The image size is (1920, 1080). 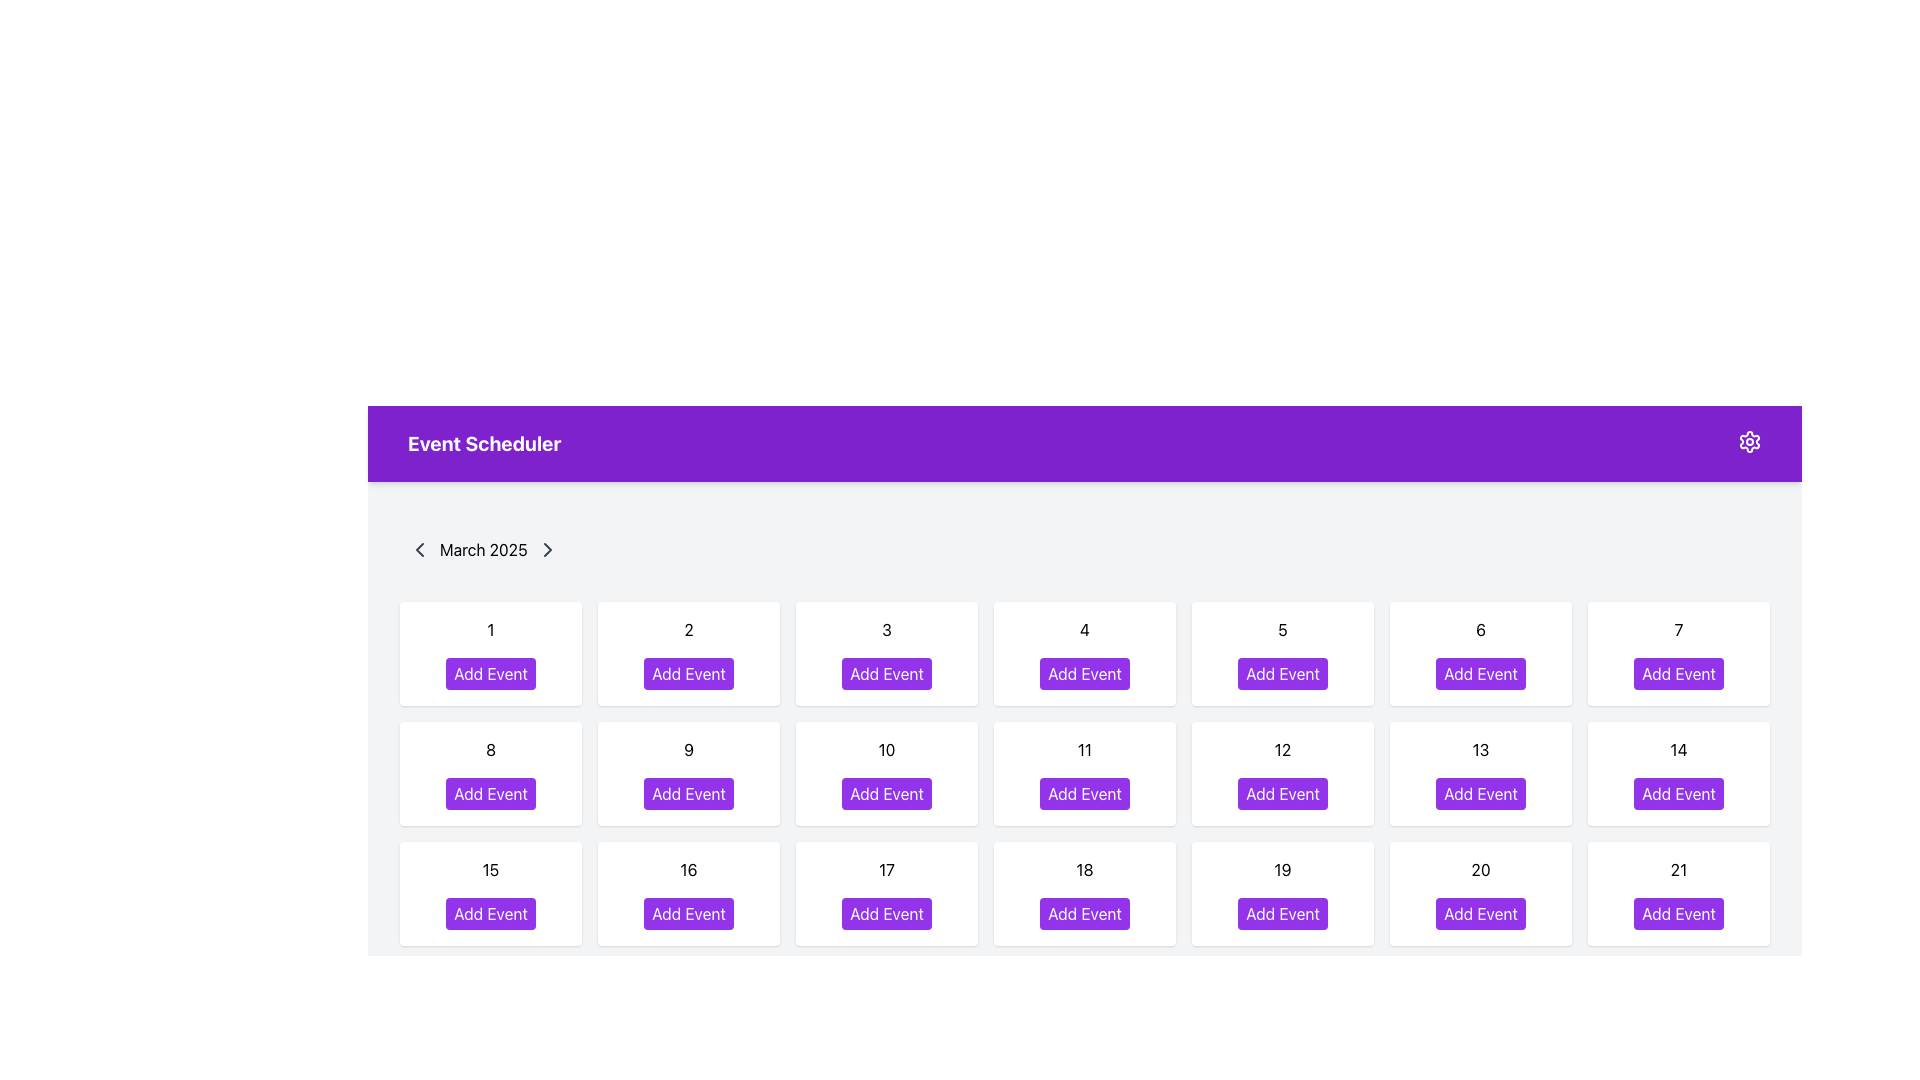 What do you see at coordinates (886, 914) in the screenshot?
I see `the 'Add Event' button for day '17' in the March 2025 calendar` at bounding box center [886, 914].